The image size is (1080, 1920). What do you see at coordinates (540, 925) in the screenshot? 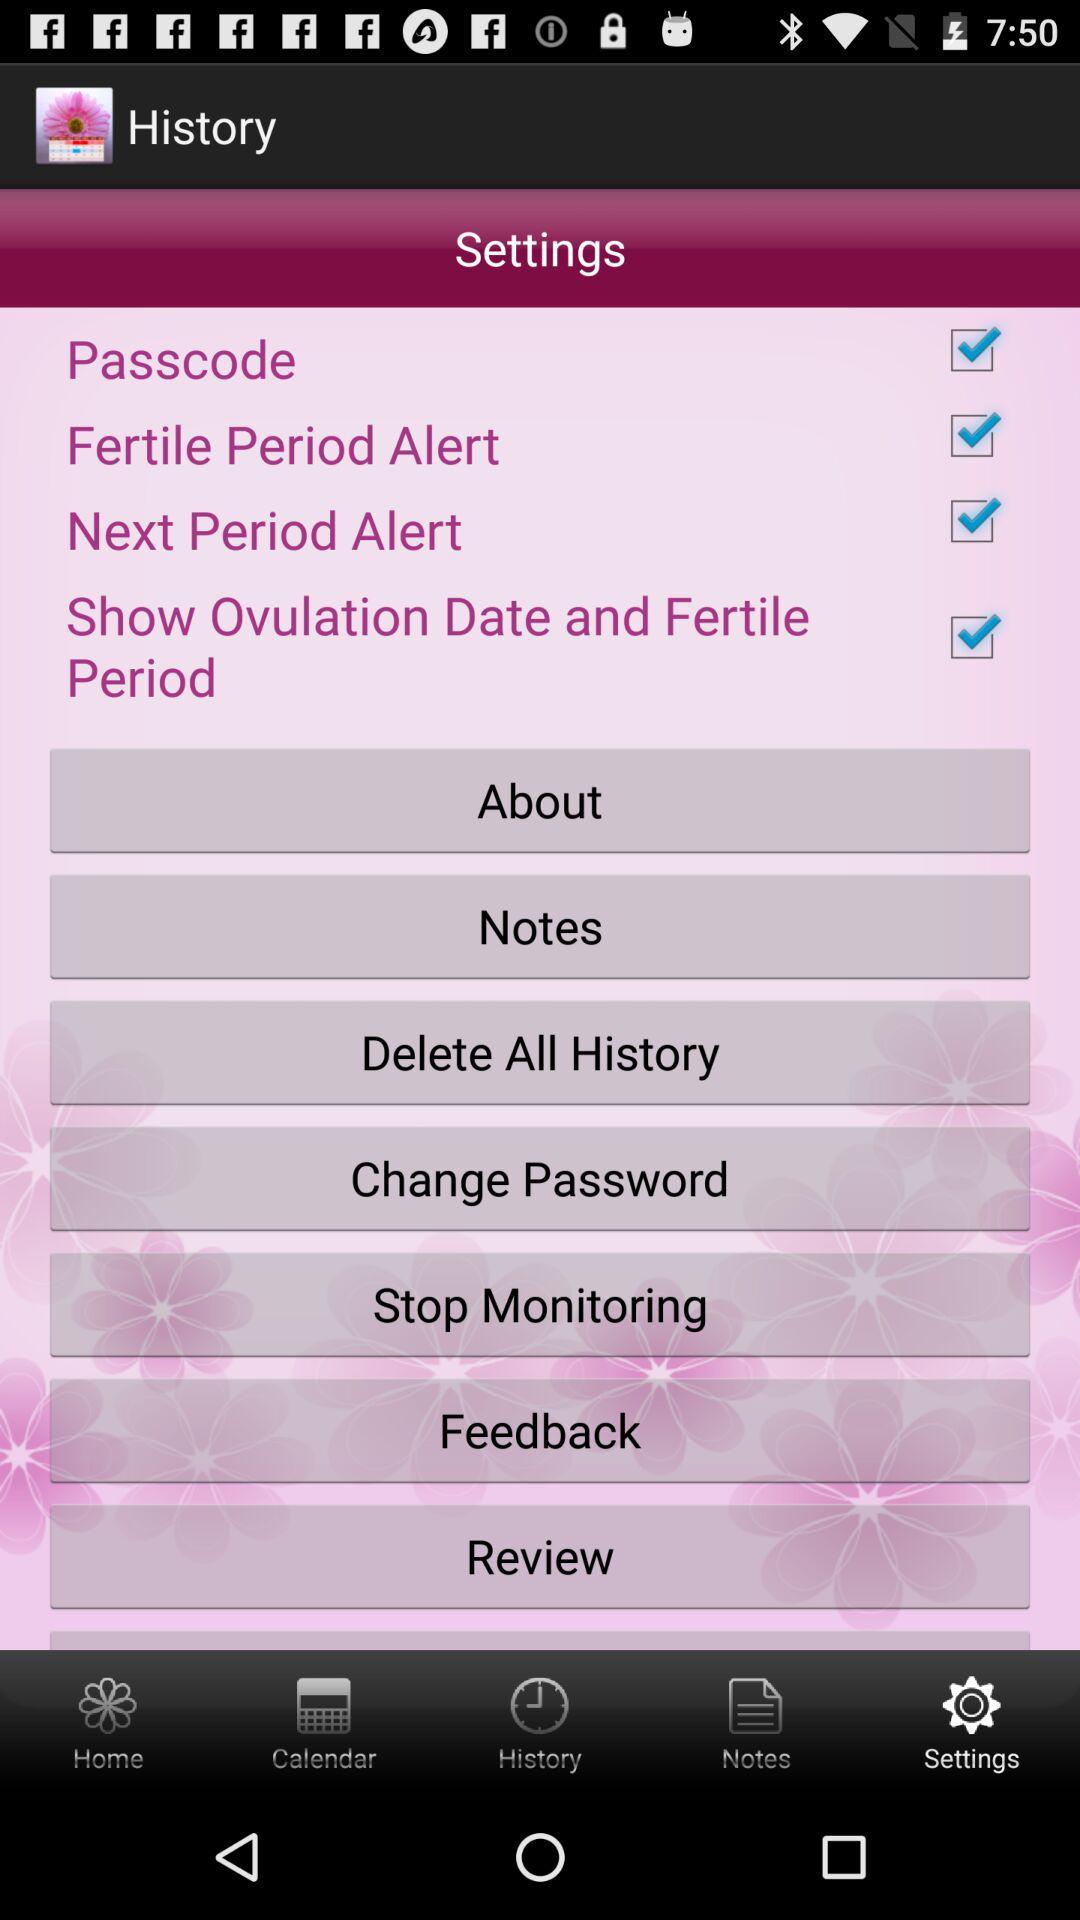
I see `the notes` at bounding box center [540, 925].